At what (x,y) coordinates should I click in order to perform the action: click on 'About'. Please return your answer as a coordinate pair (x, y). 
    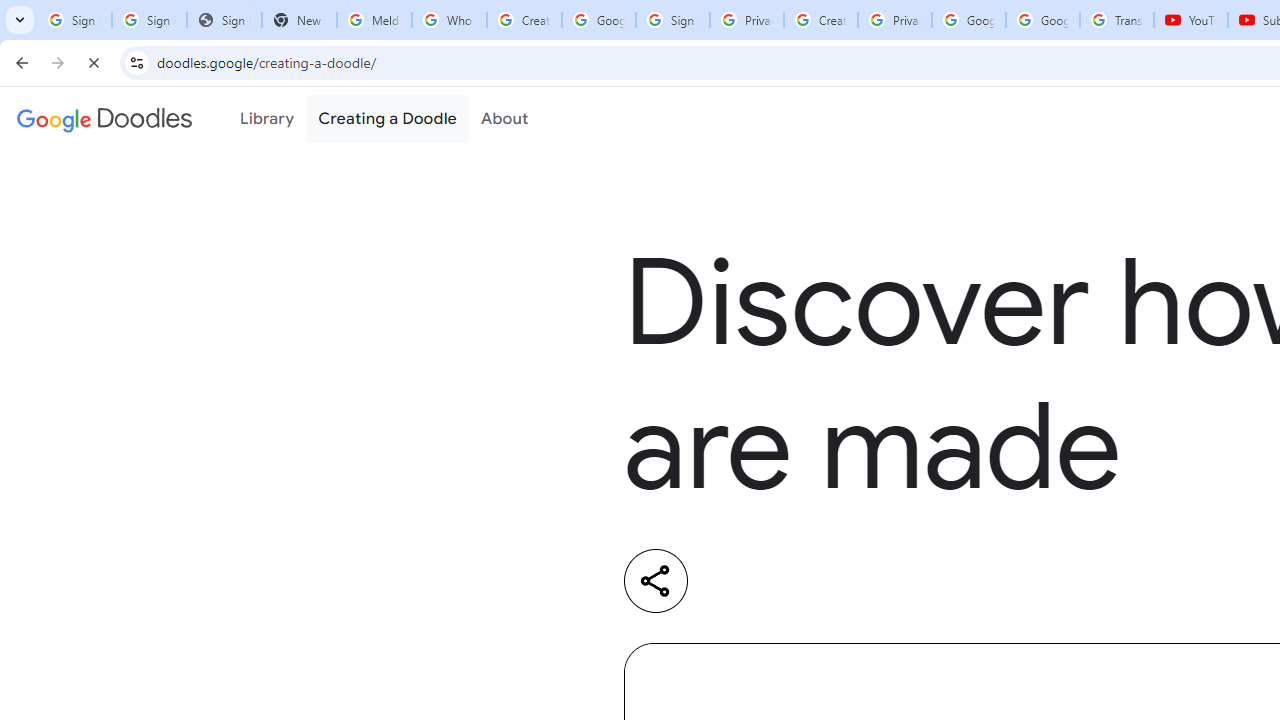
    Looking at the image, I should click on (504, 119).